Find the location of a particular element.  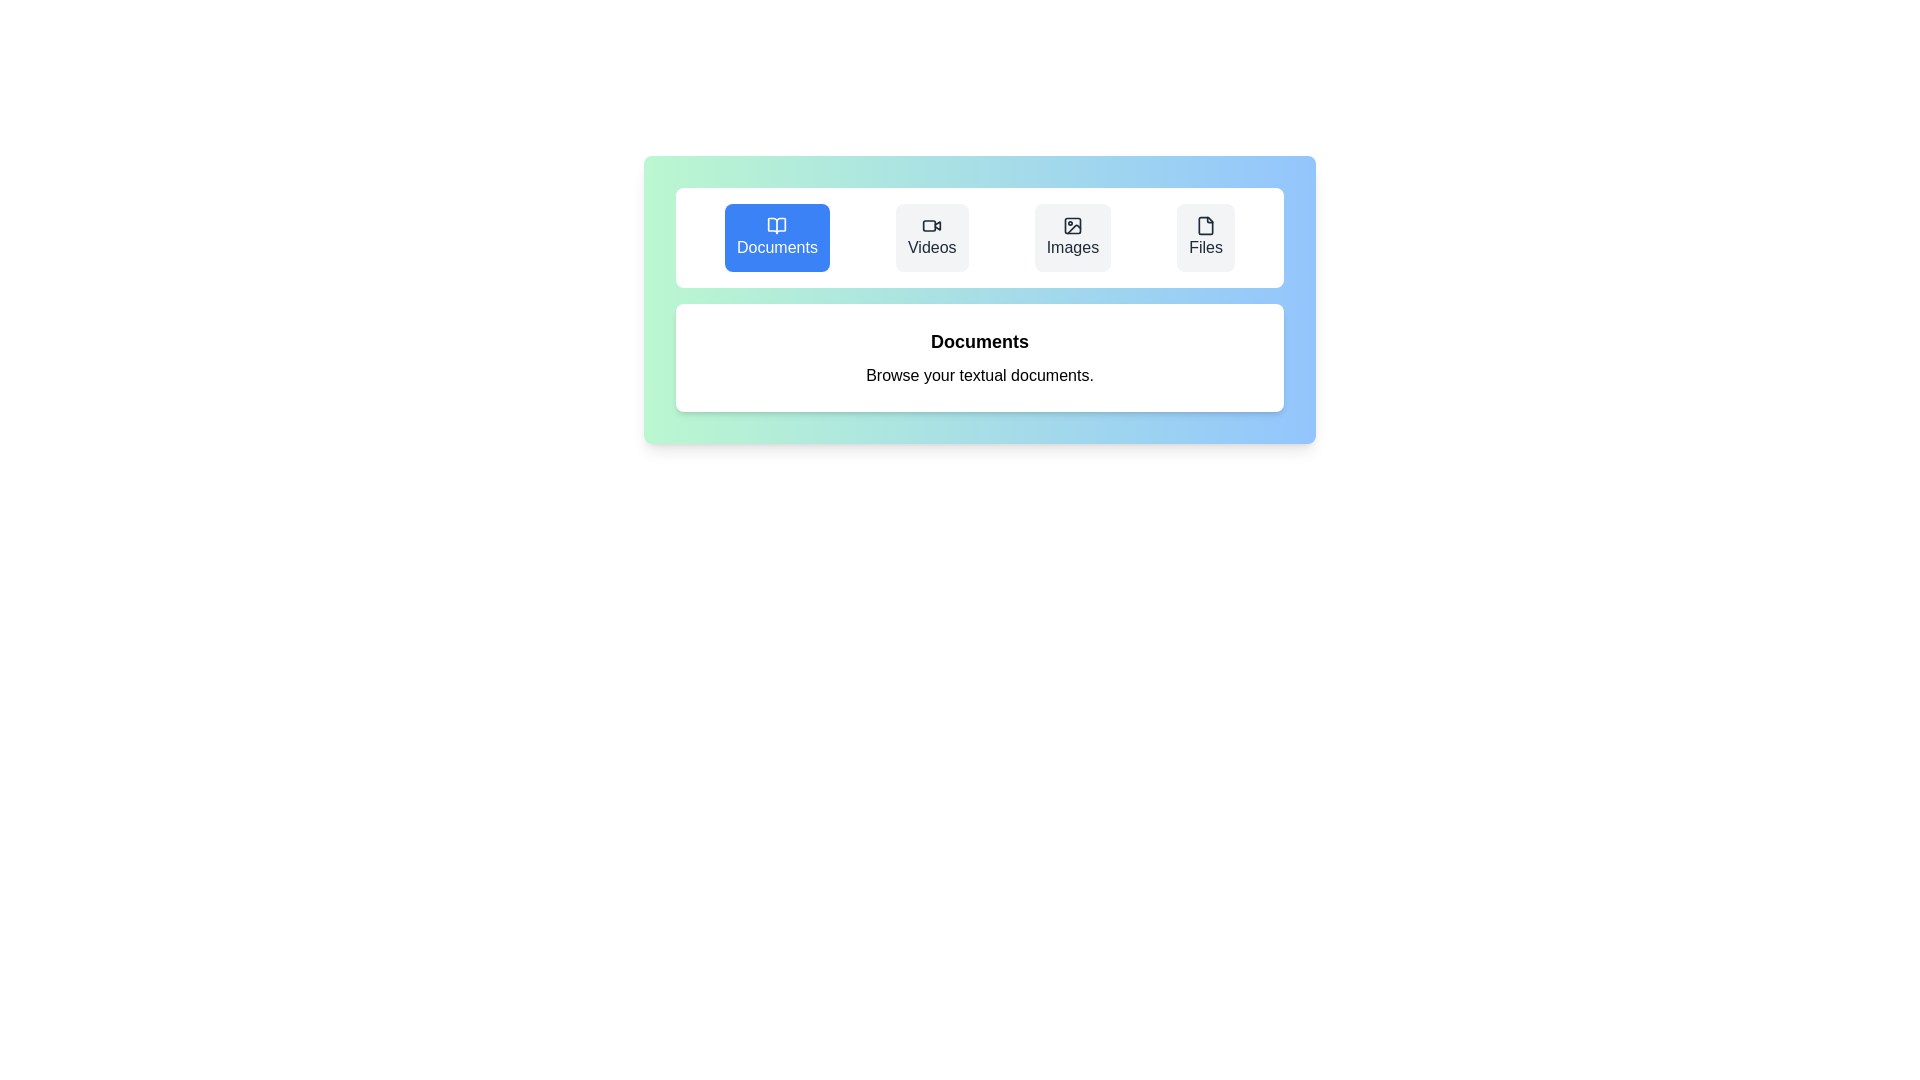

the Images tab by clicking on the corresponding button is located at coordinates (1071, 237).